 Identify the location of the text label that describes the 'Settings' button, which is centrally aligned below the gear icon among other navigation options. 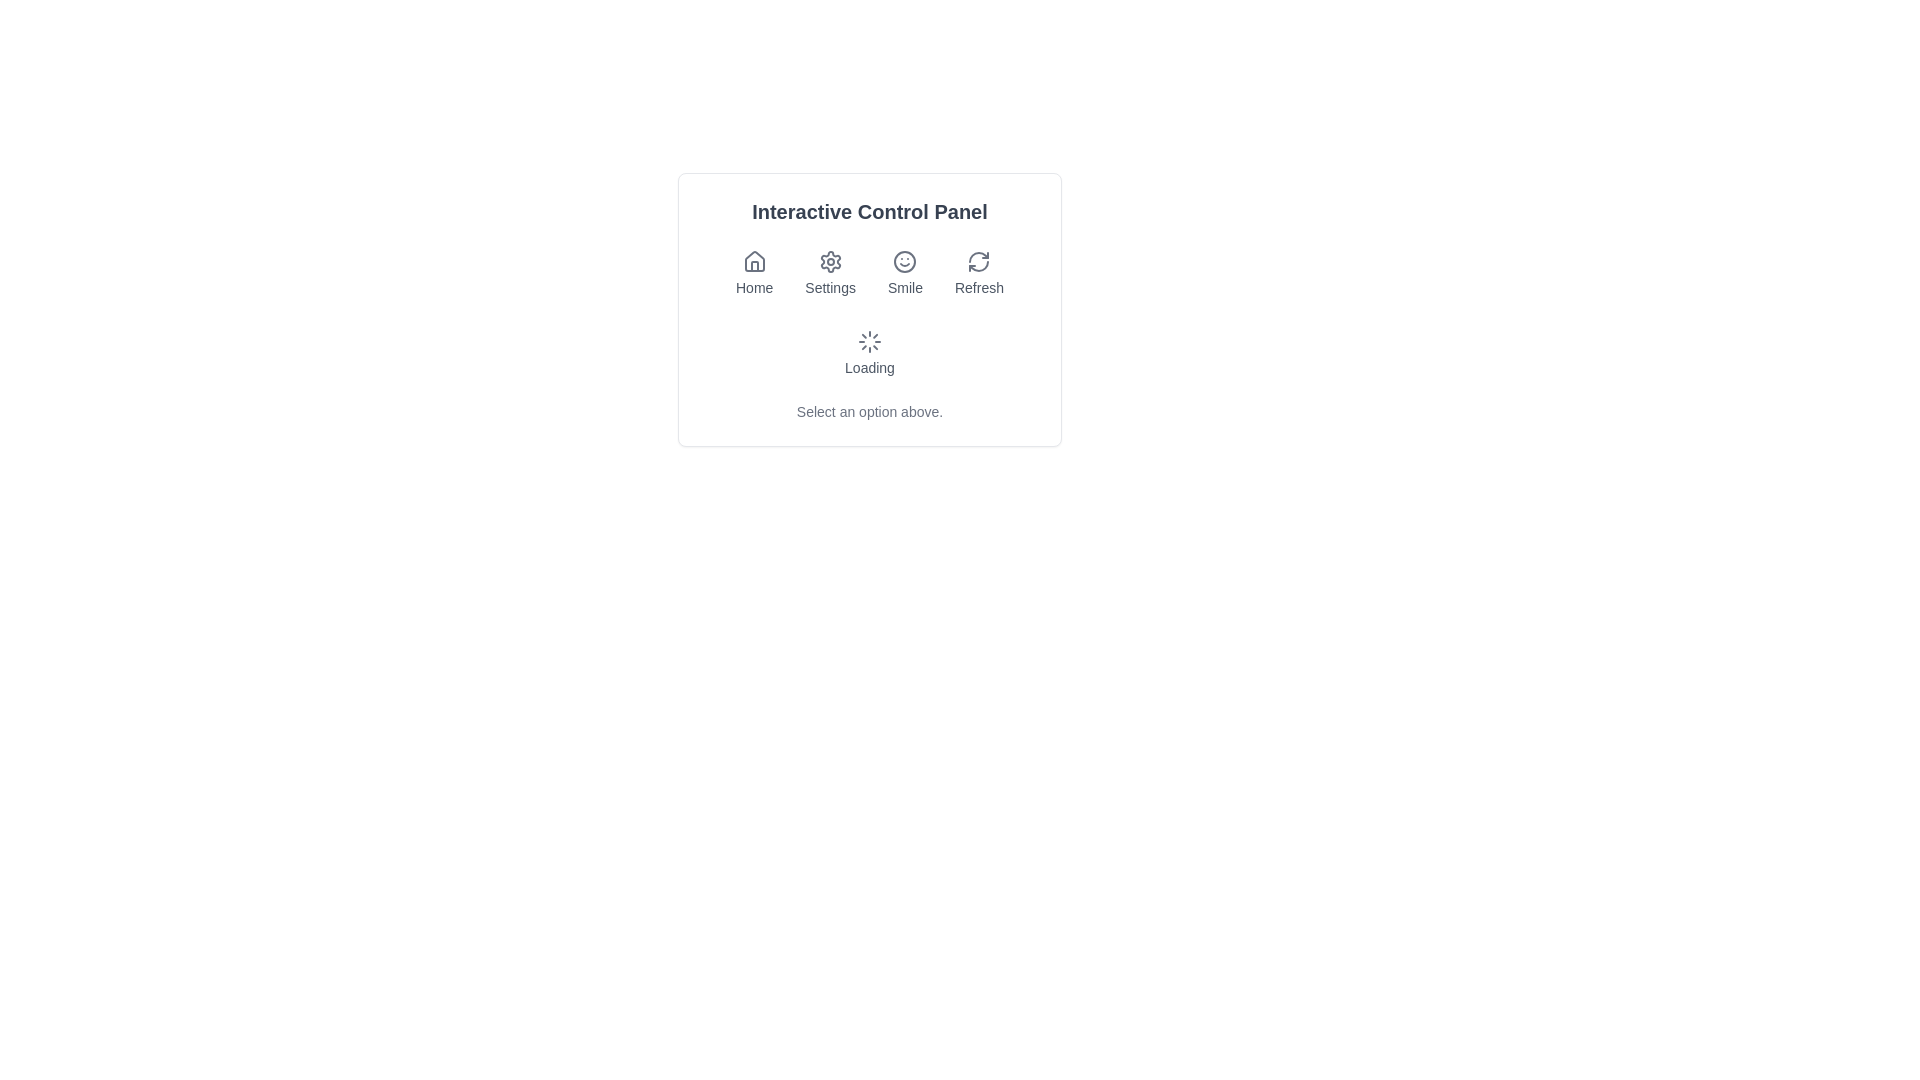
(830, 288).